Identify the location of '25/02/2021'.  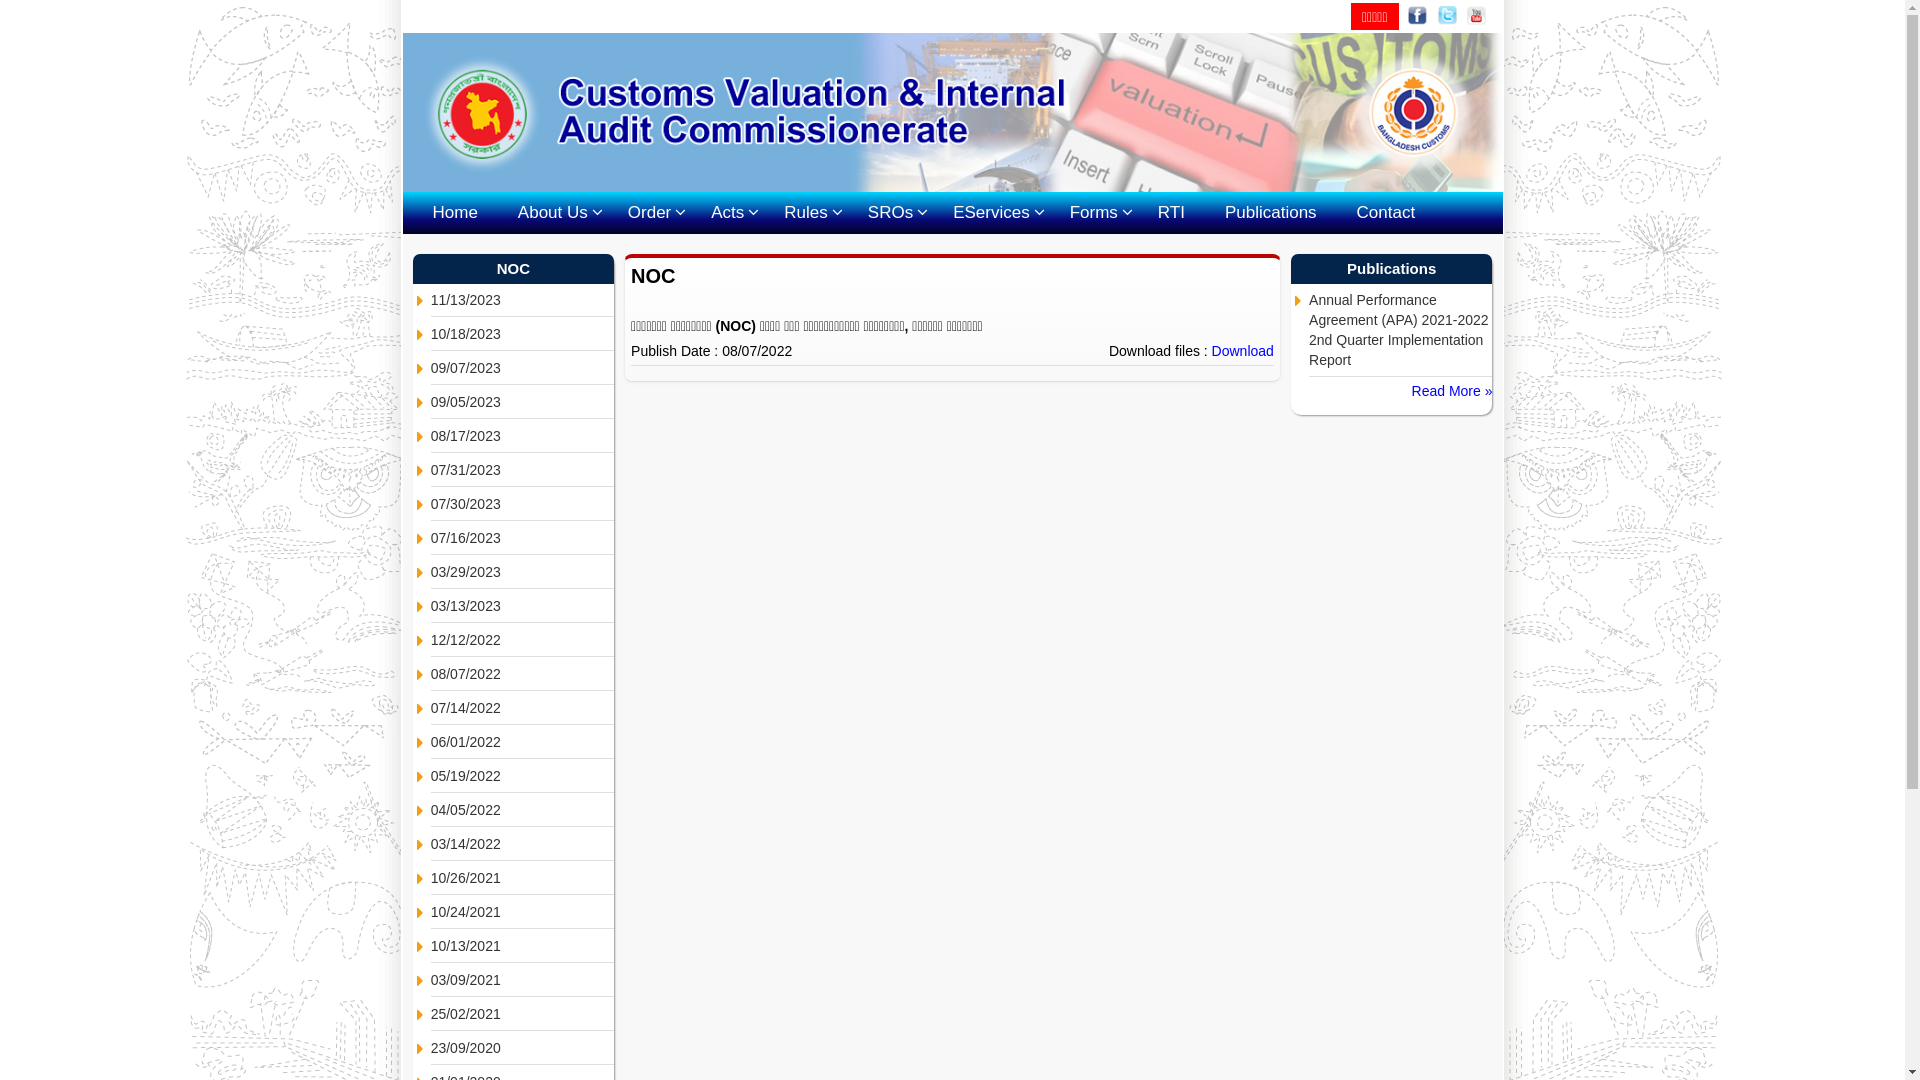
(430, 1014).